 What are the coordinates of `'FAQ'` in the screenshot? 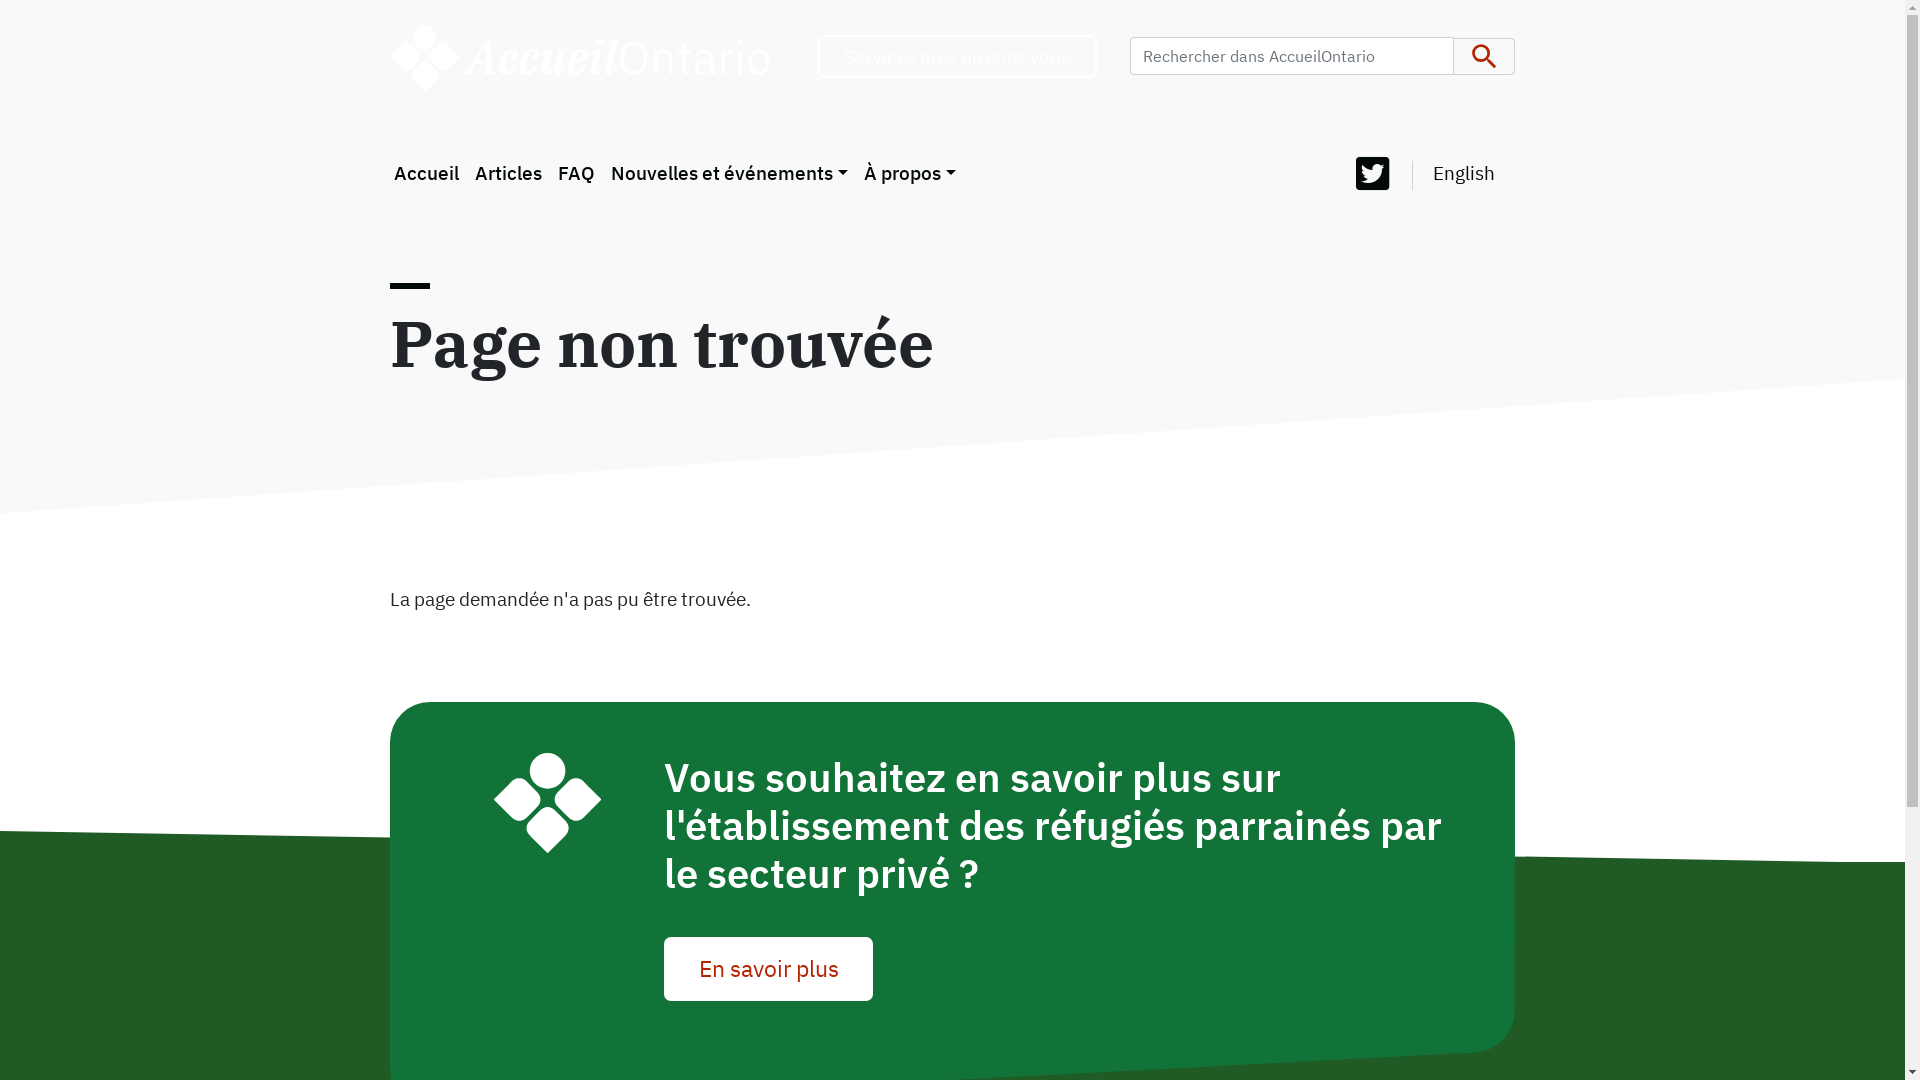 It's located at (575, 172).